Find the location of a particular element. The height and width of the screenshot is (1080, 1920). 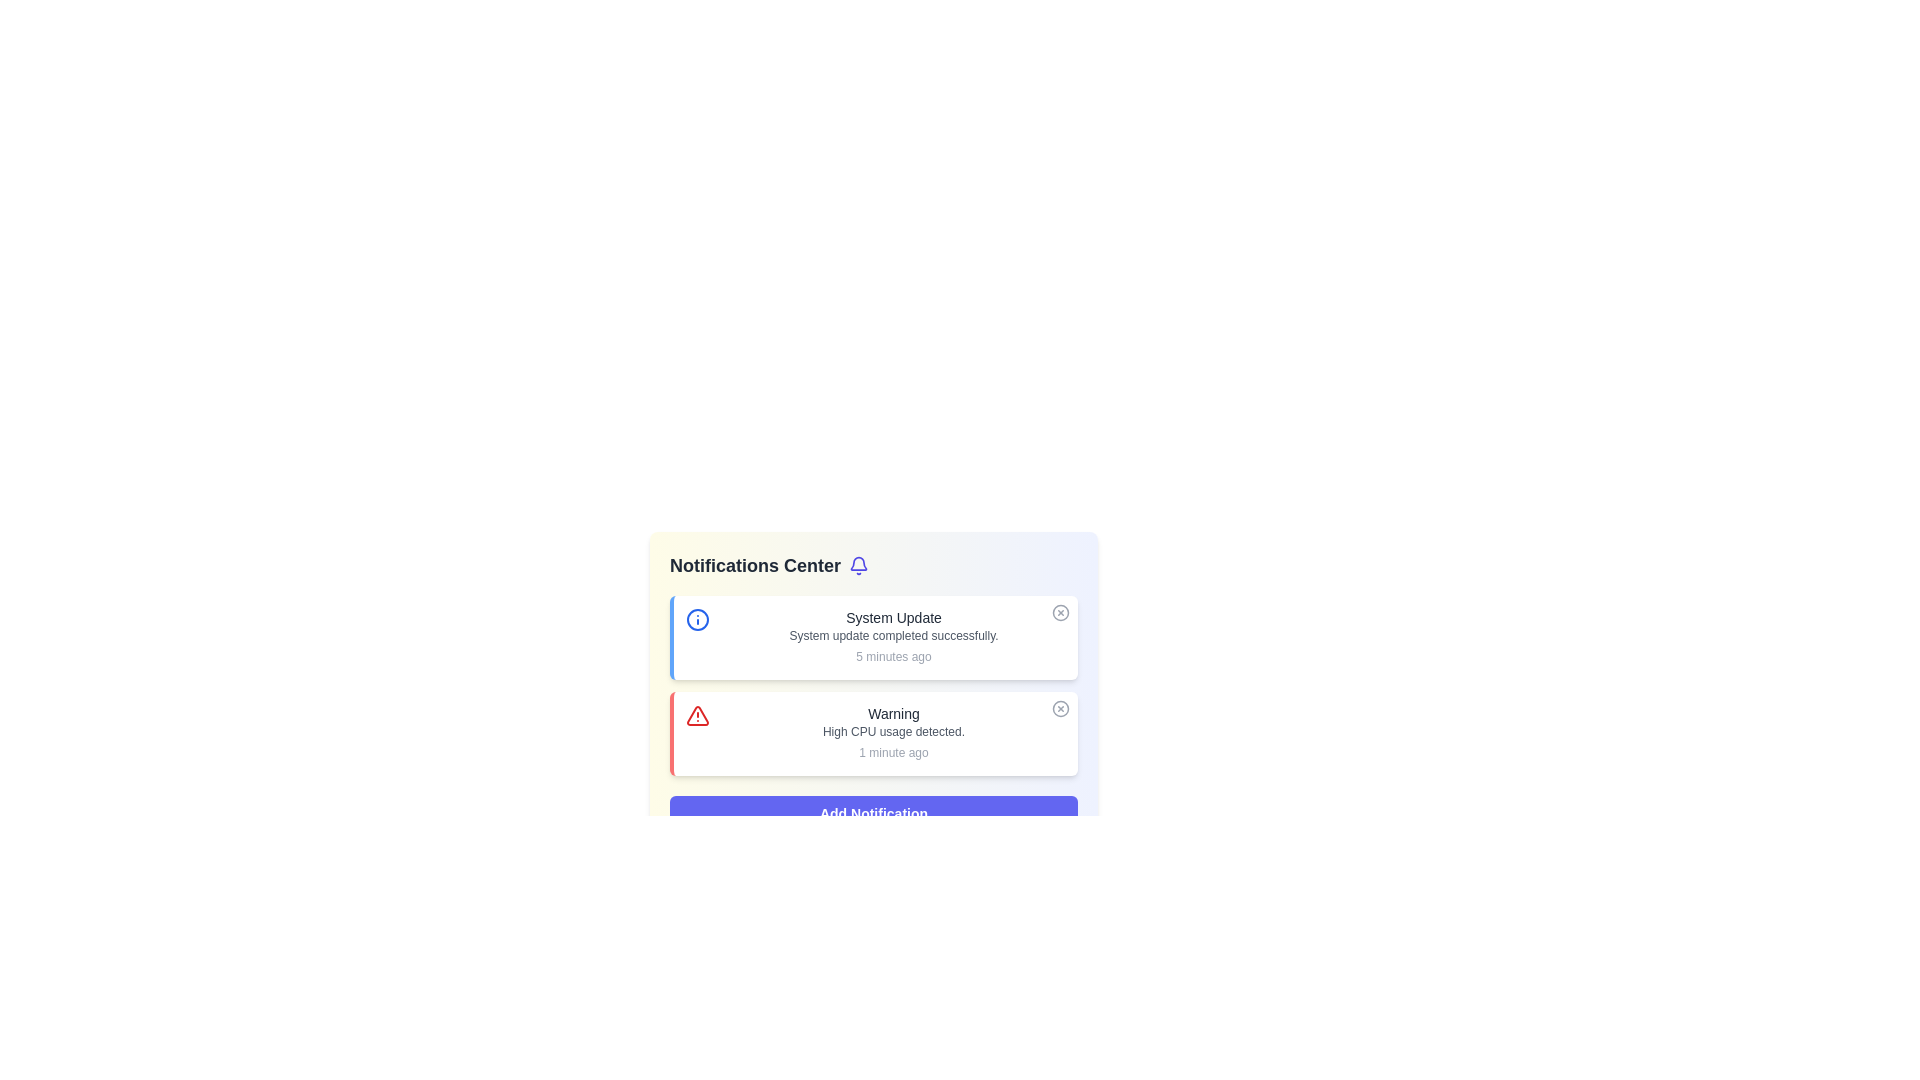

the warning icon in the second notification card, which indicates a high CPU usage issue is located at coordinates (697, 715).